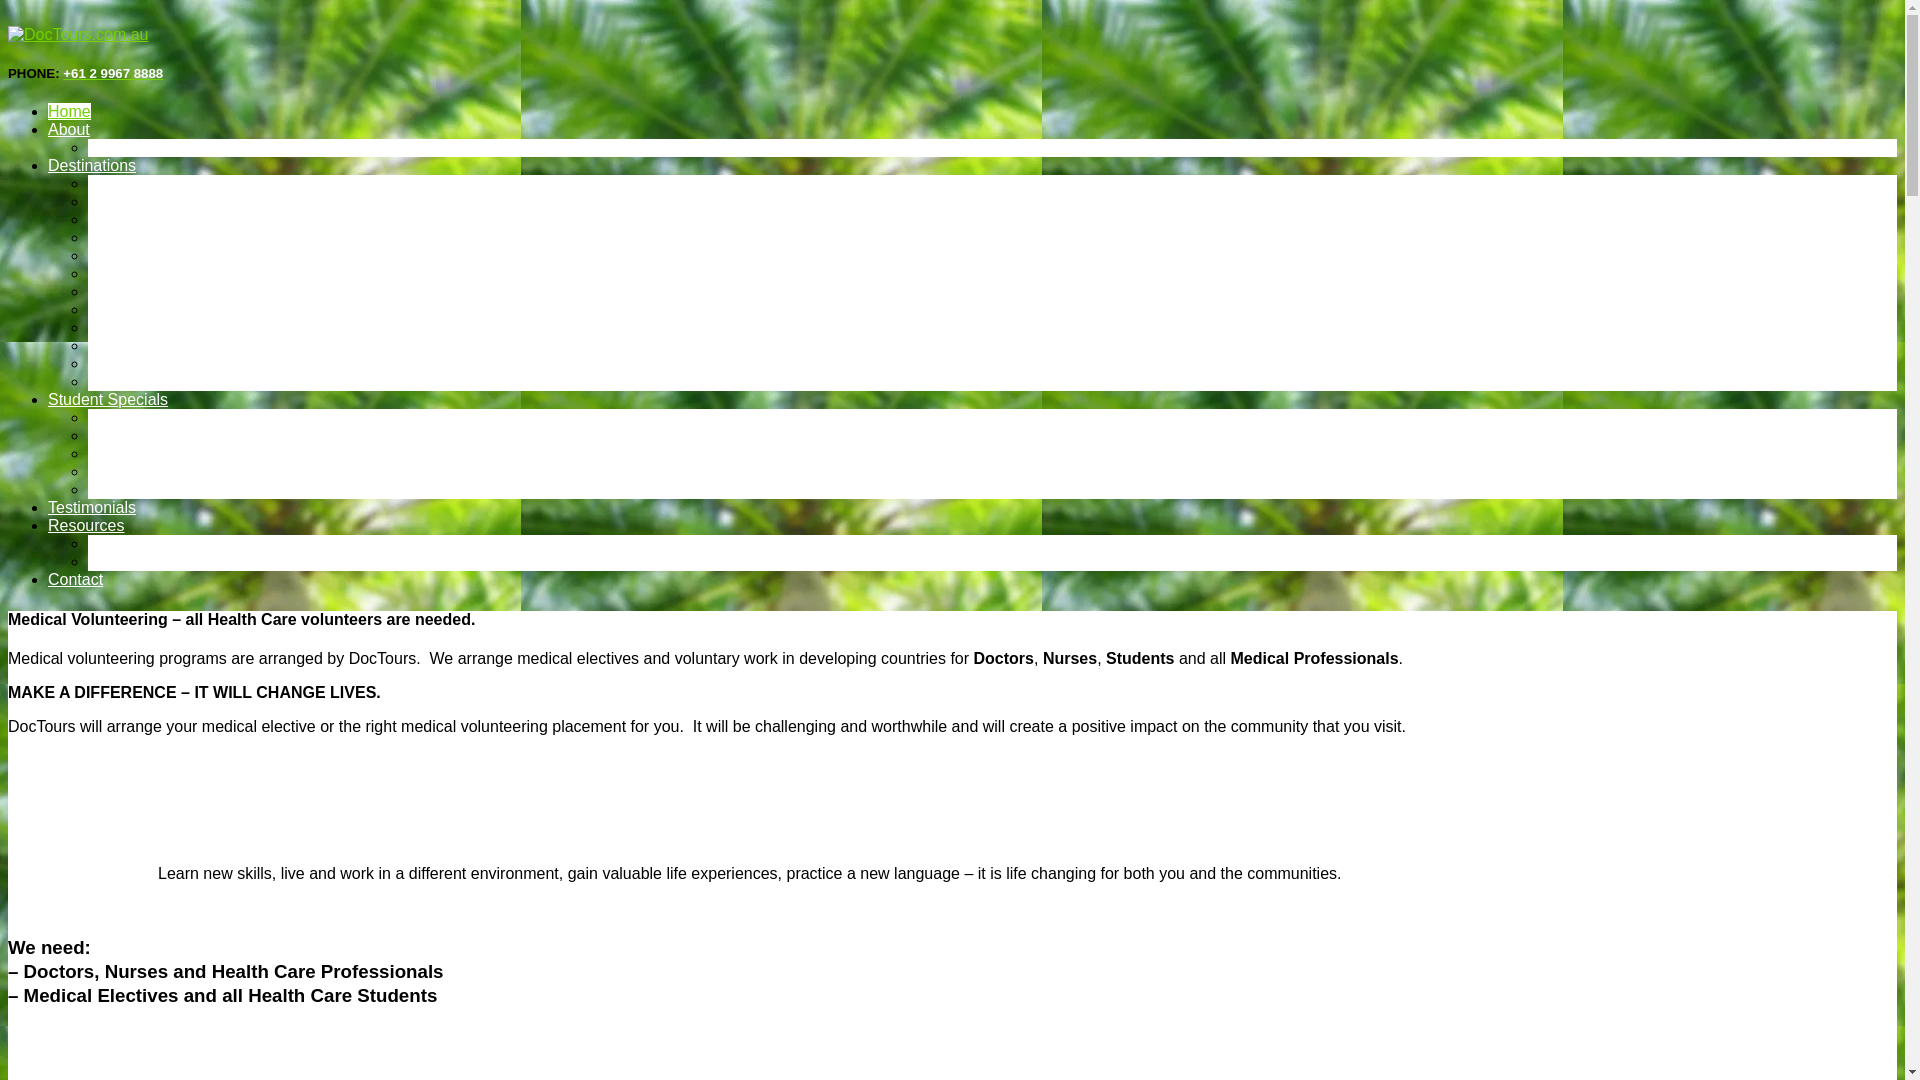 The image size is (1920, 1080). Describe the element at coordinates (85, 524) in the screenshot. I see `'Resources'` at that location.